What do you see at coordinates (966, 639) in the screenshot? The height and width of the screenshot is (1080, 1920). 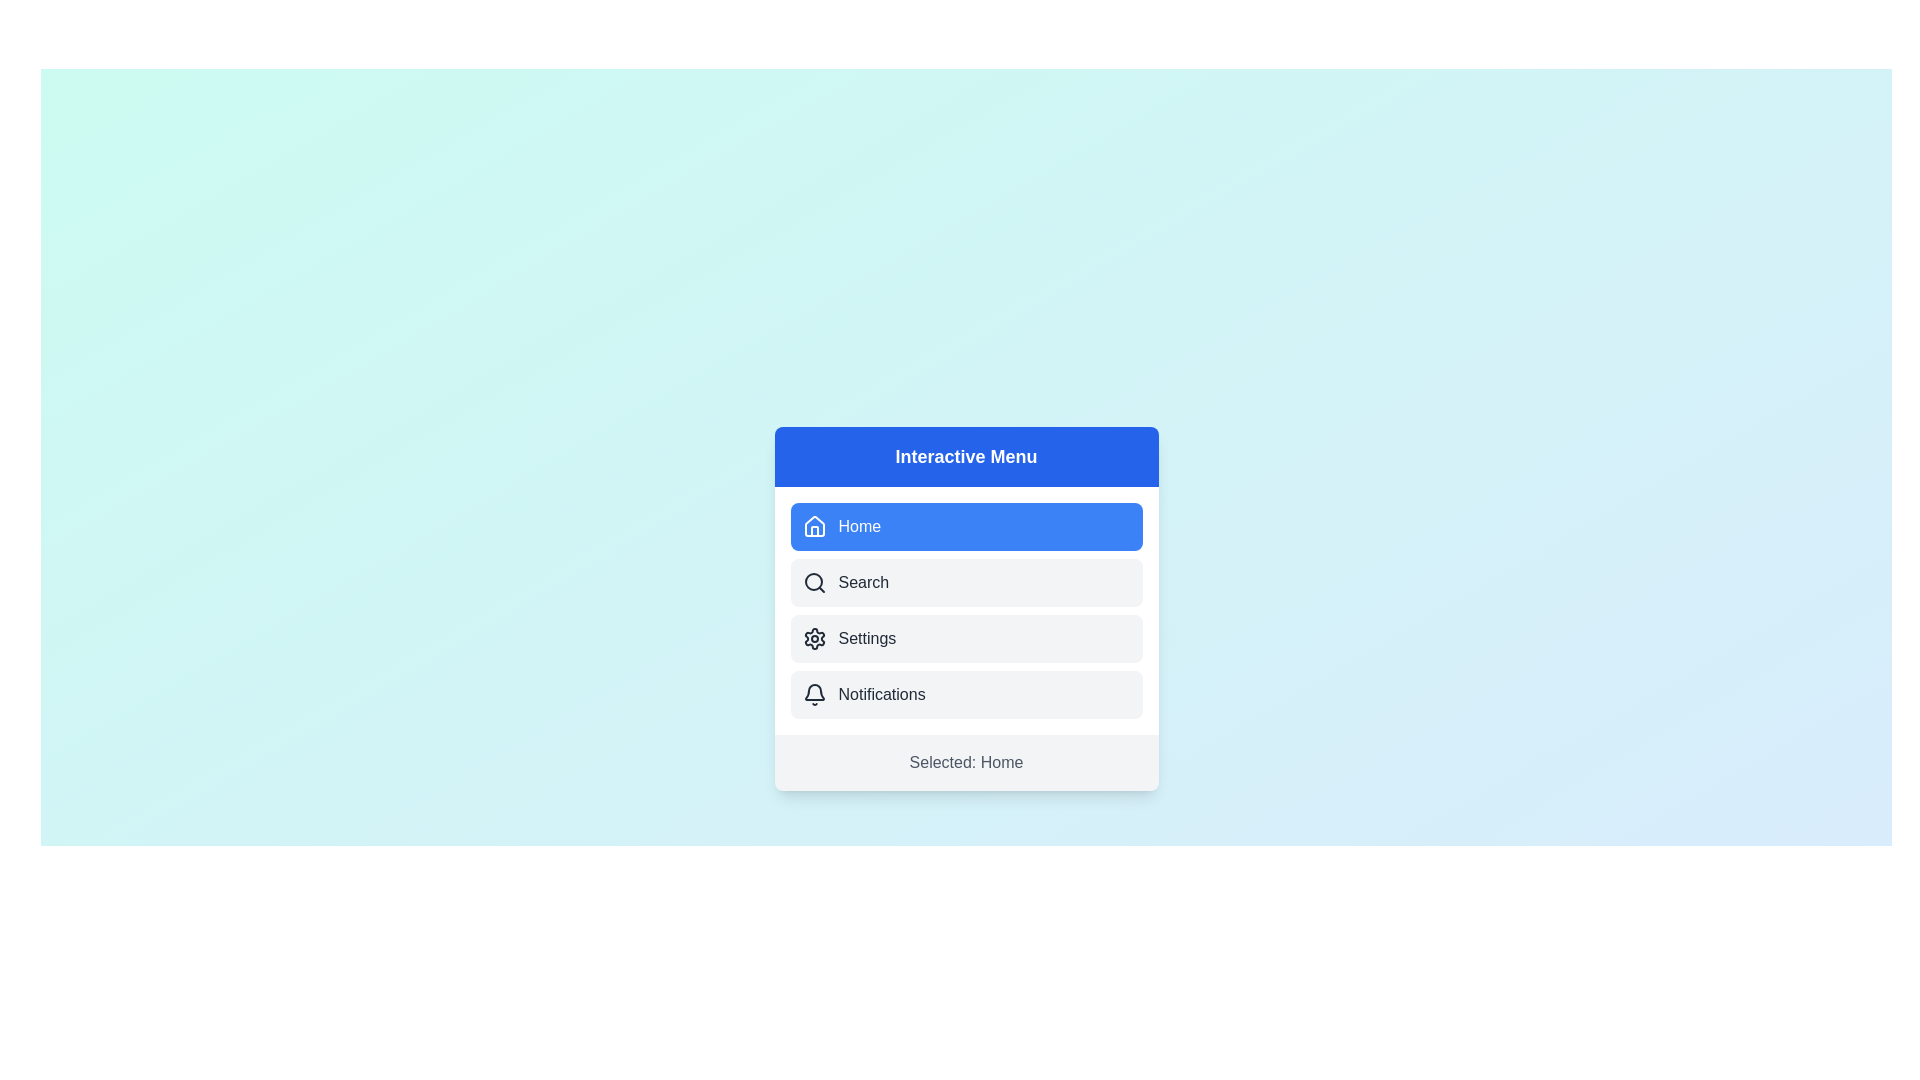 I see `the menu item Settings from the menu` at bounding box center [966, 639].